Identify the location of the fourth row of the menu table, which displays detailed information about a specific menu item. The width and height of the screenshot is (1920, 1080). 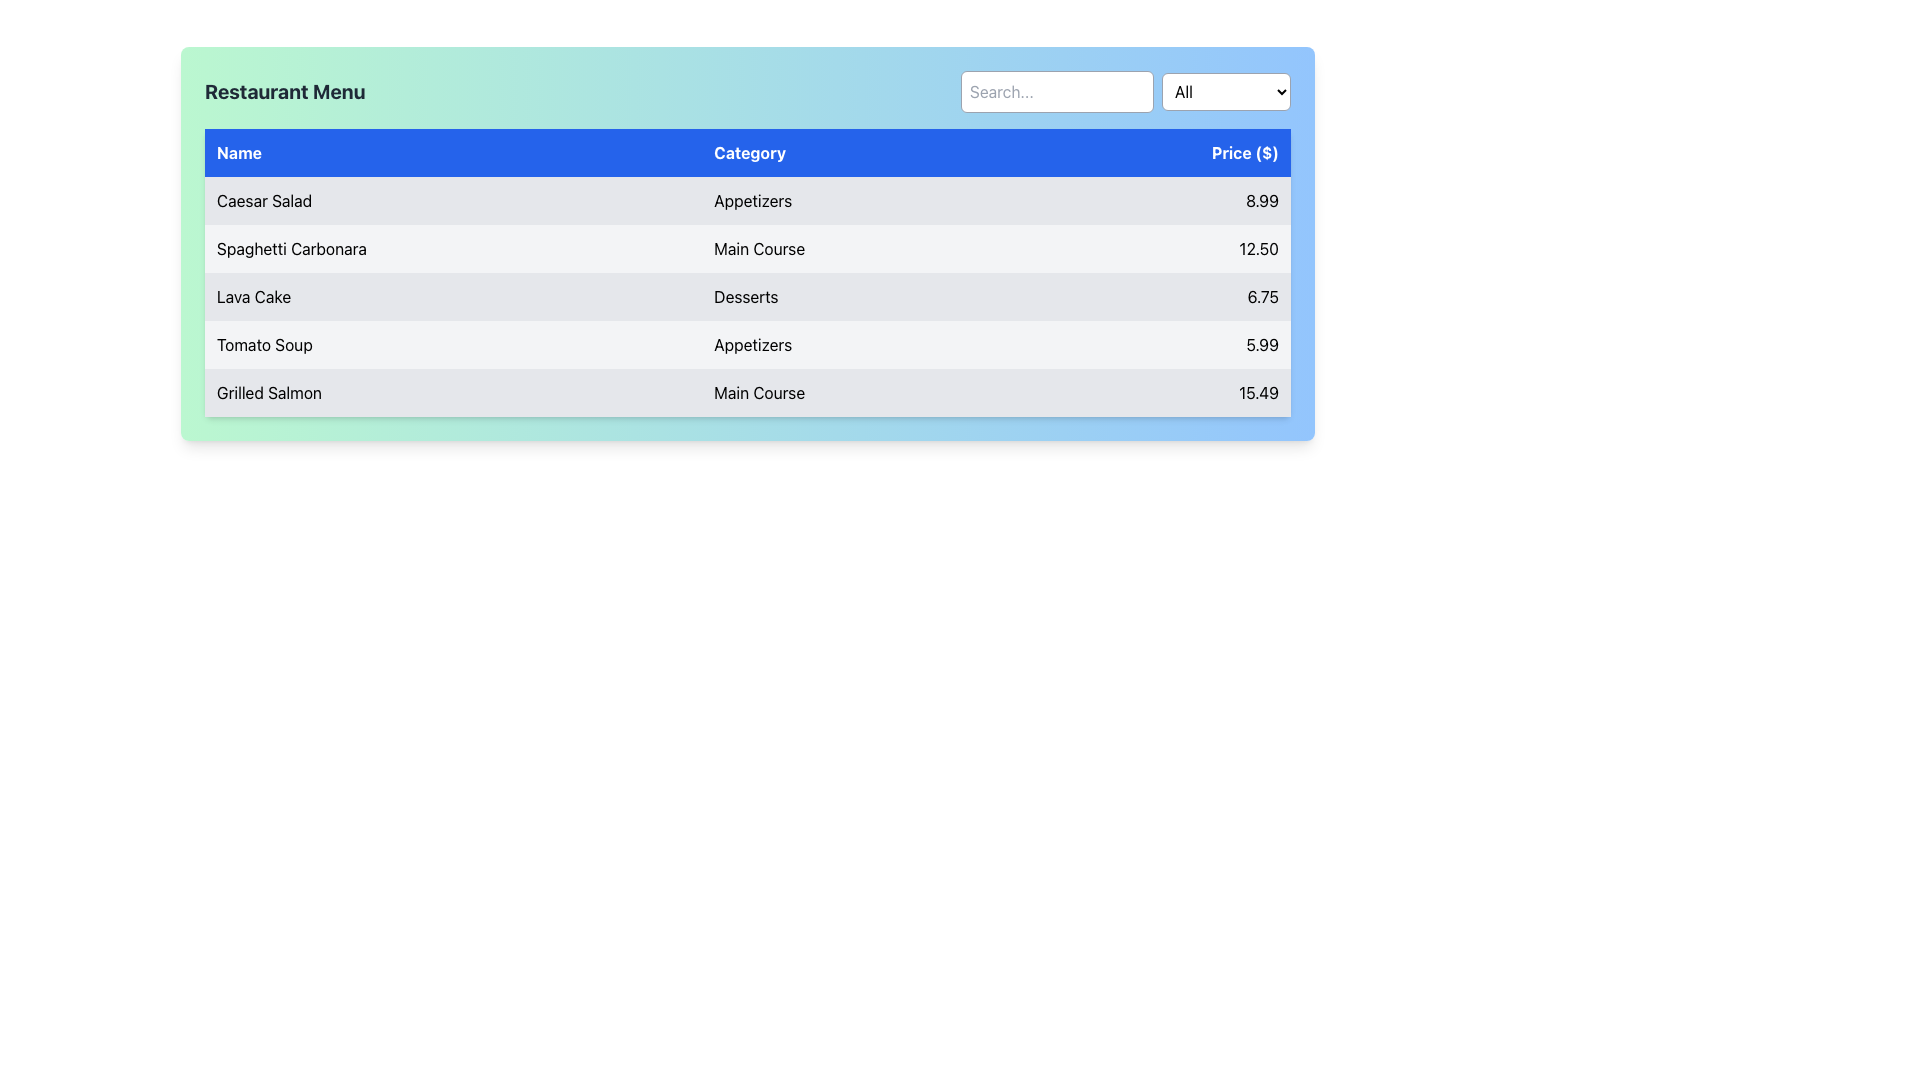
(747, 343).